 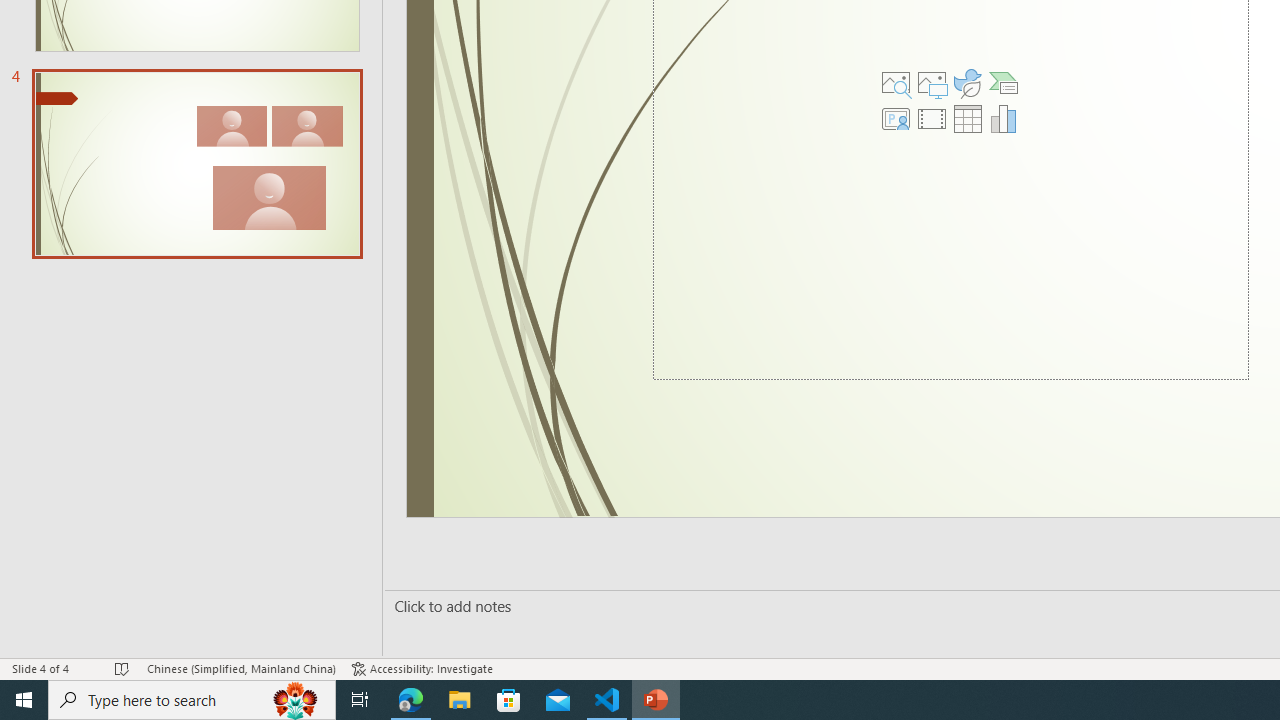 What do you see at coordinates (895, 119) in the screenshot?
I see `'Insert Cameo'` at bounding box center [895, 119].